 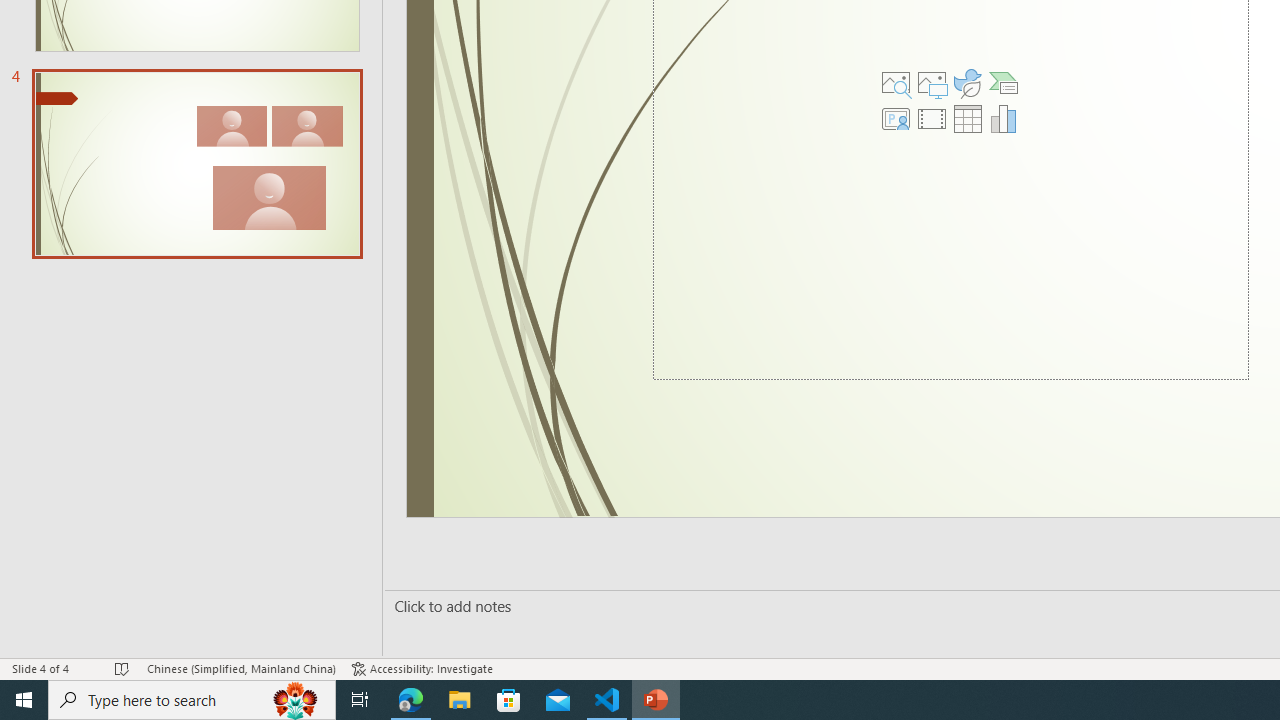 What do you see at coordinates (895, 119) in the screenshot?
I see `'Insert Cameo'` at bounding box center [895, 119].